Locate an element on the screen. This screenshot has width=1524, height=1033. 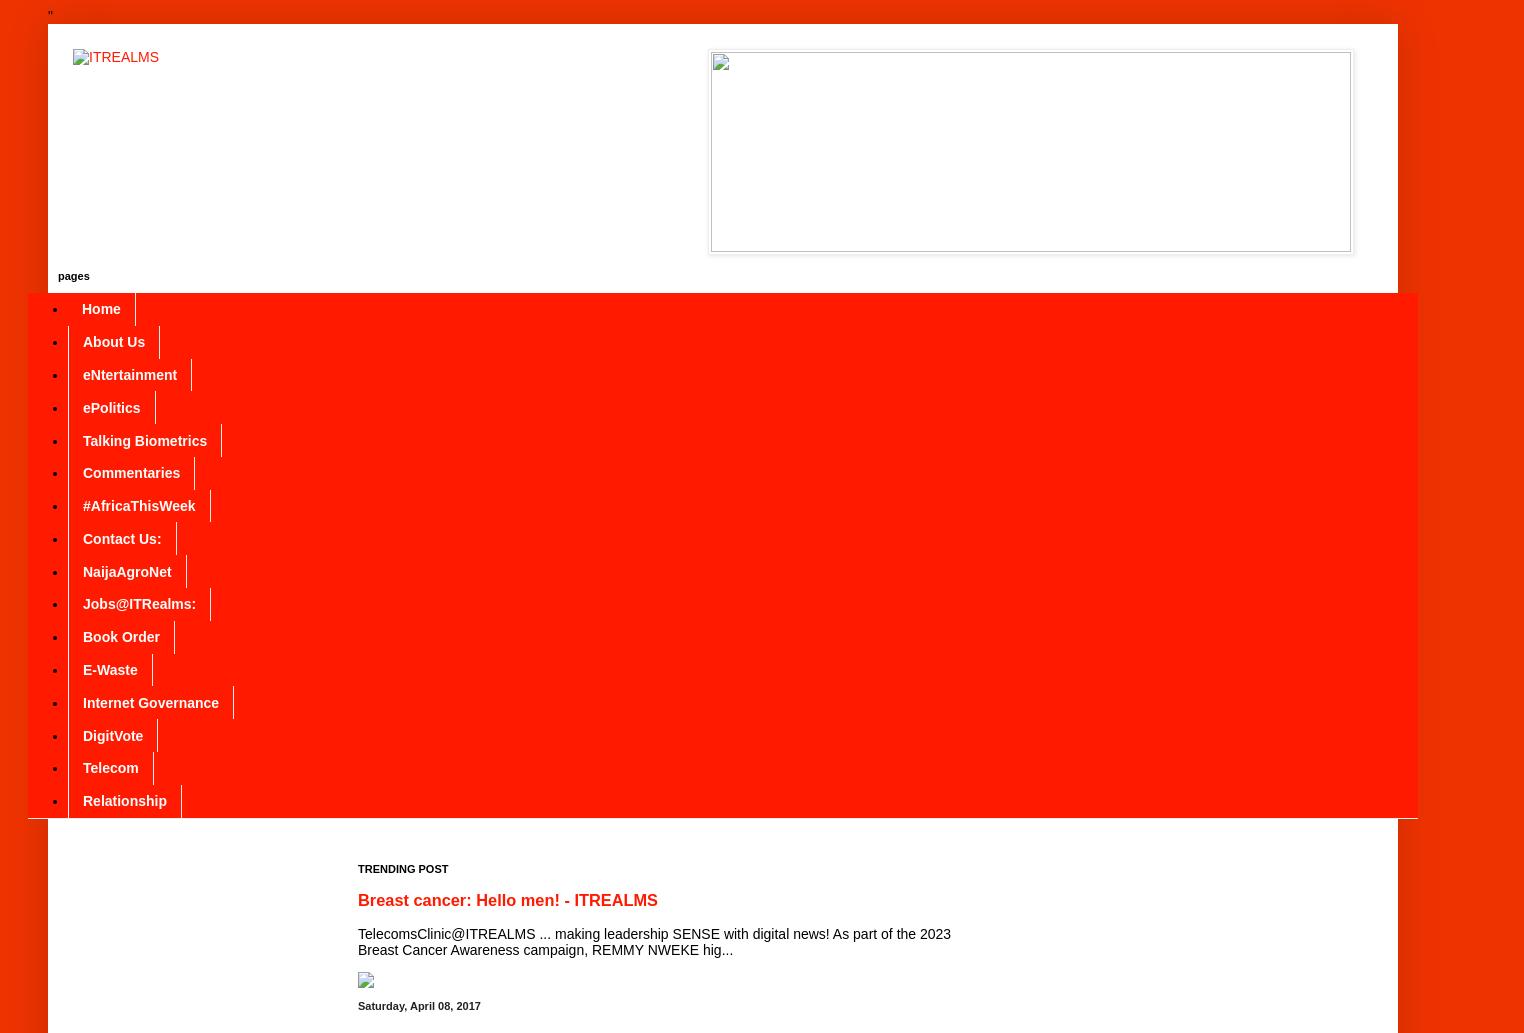
'Talking Biometrics' is located at coordinates (143, 439).